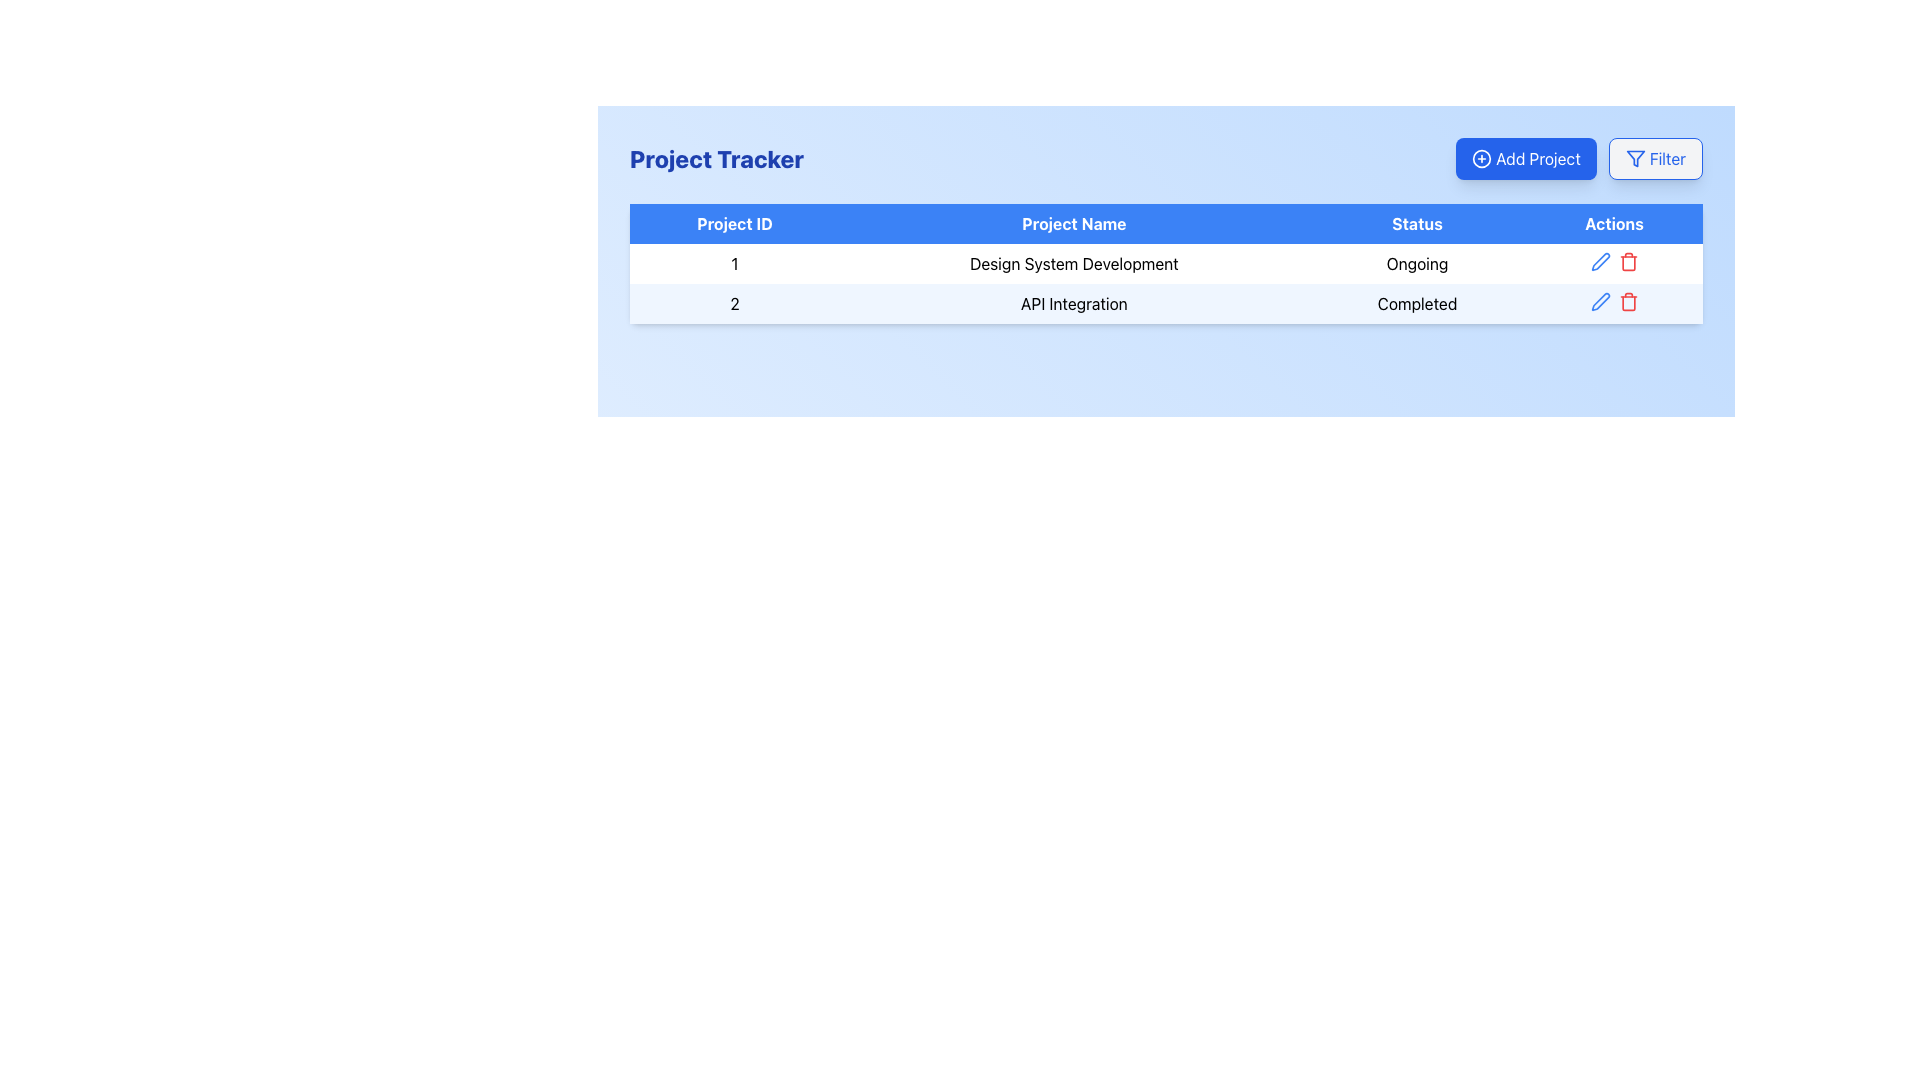  What do you see at coordinates (1525, 157) in the screenshot?
I see `the 'Add Project' button, which has a blue background and displays a '+' icon and white text` at bounding box center [1525, 157].